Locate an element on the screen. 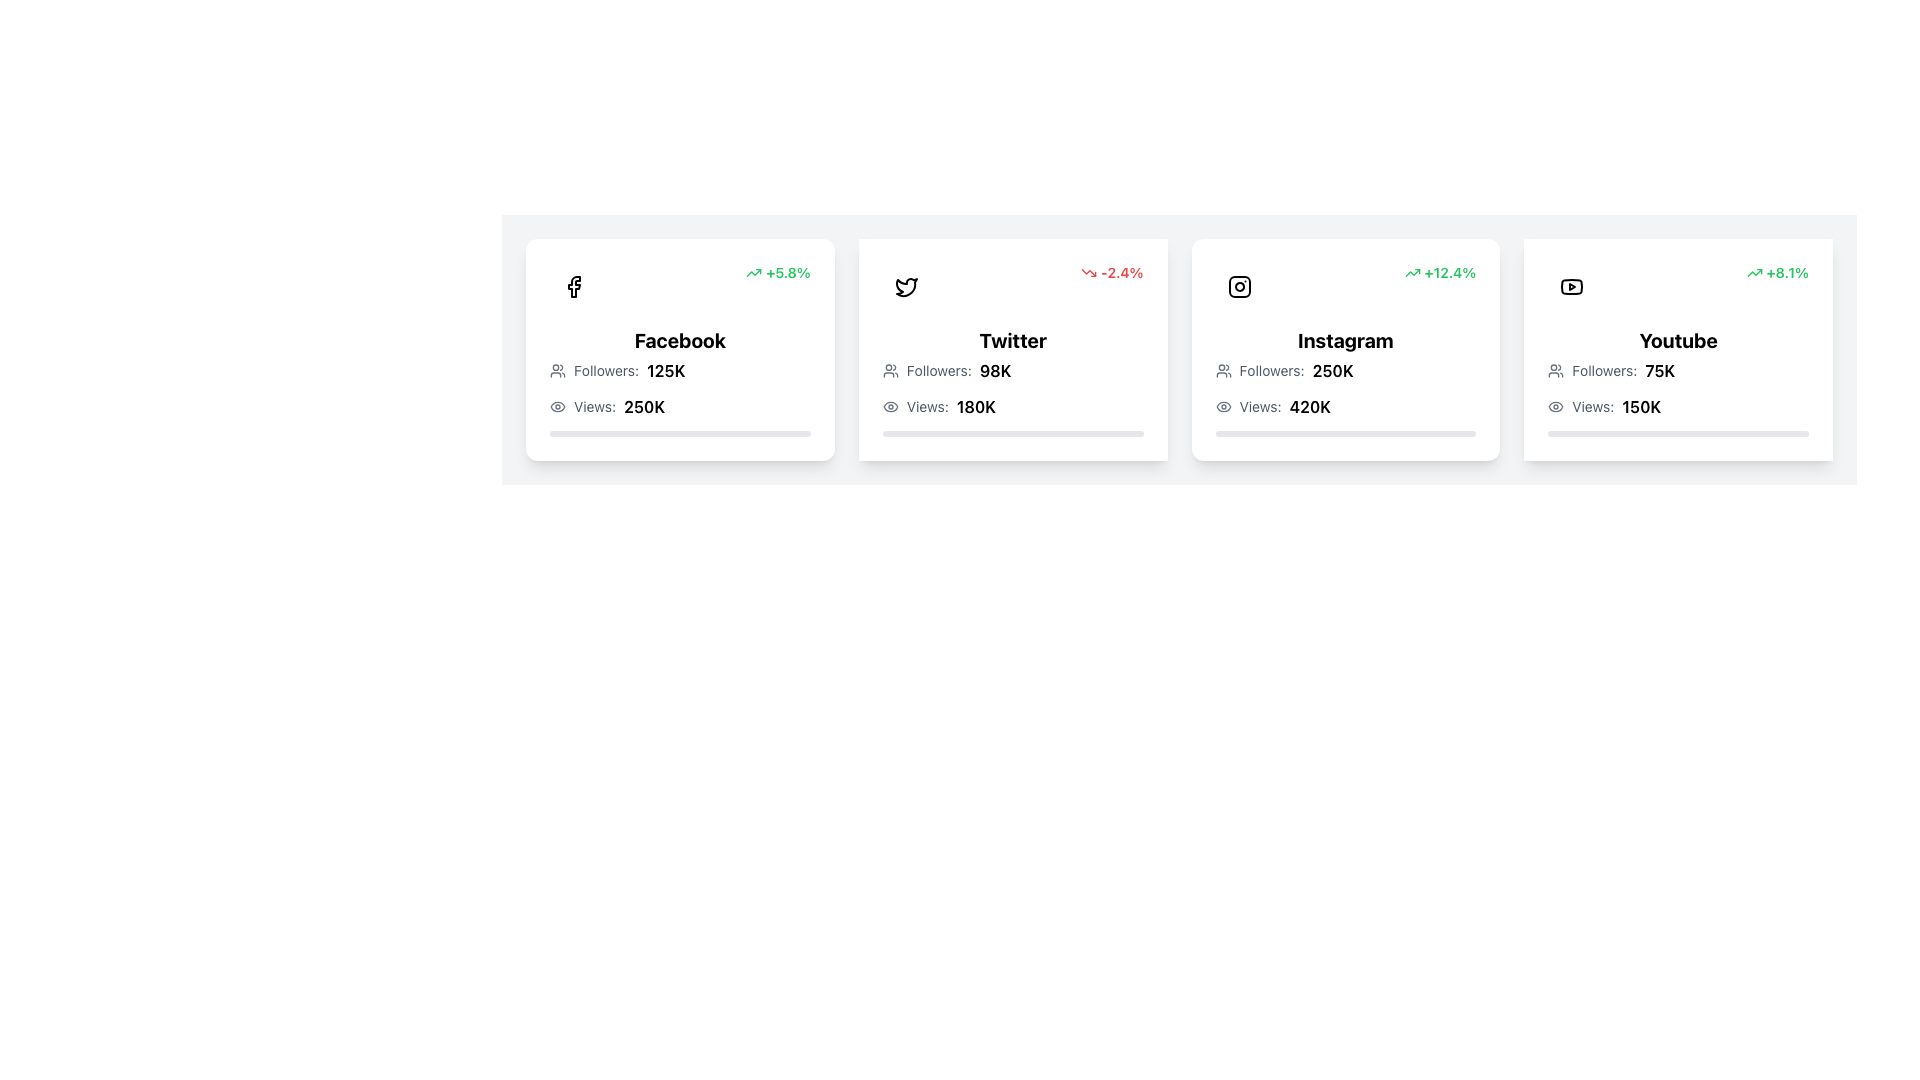 Image resolution: width=1920 pixels, height=1080 pixels. the Twitter icon located in the header section of the second card from the left, which represents the Twitter social platform is located at coordinates (905, 287).